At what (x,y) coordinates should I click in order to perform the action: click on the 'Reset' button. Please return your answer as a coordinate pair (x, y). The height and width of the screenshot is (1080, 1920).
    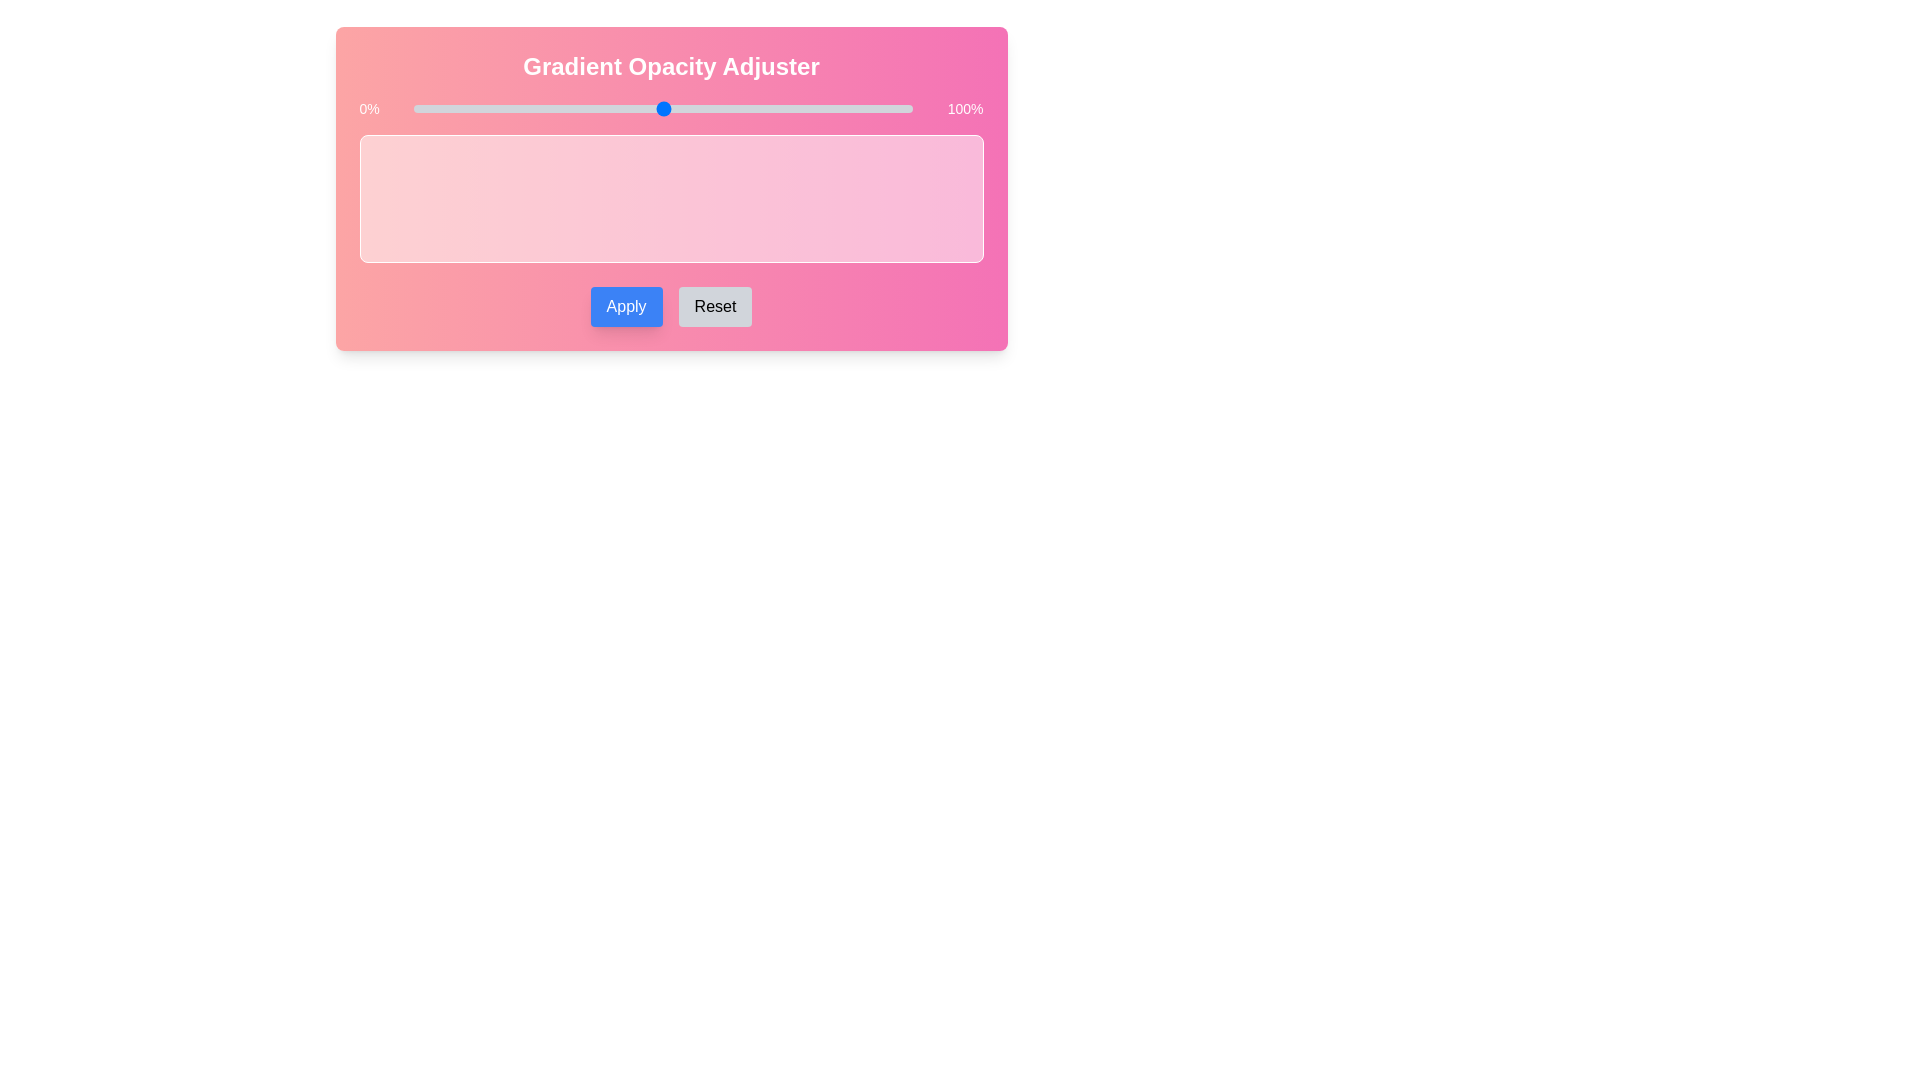
    Looking at the image, I should click on (715, 307).